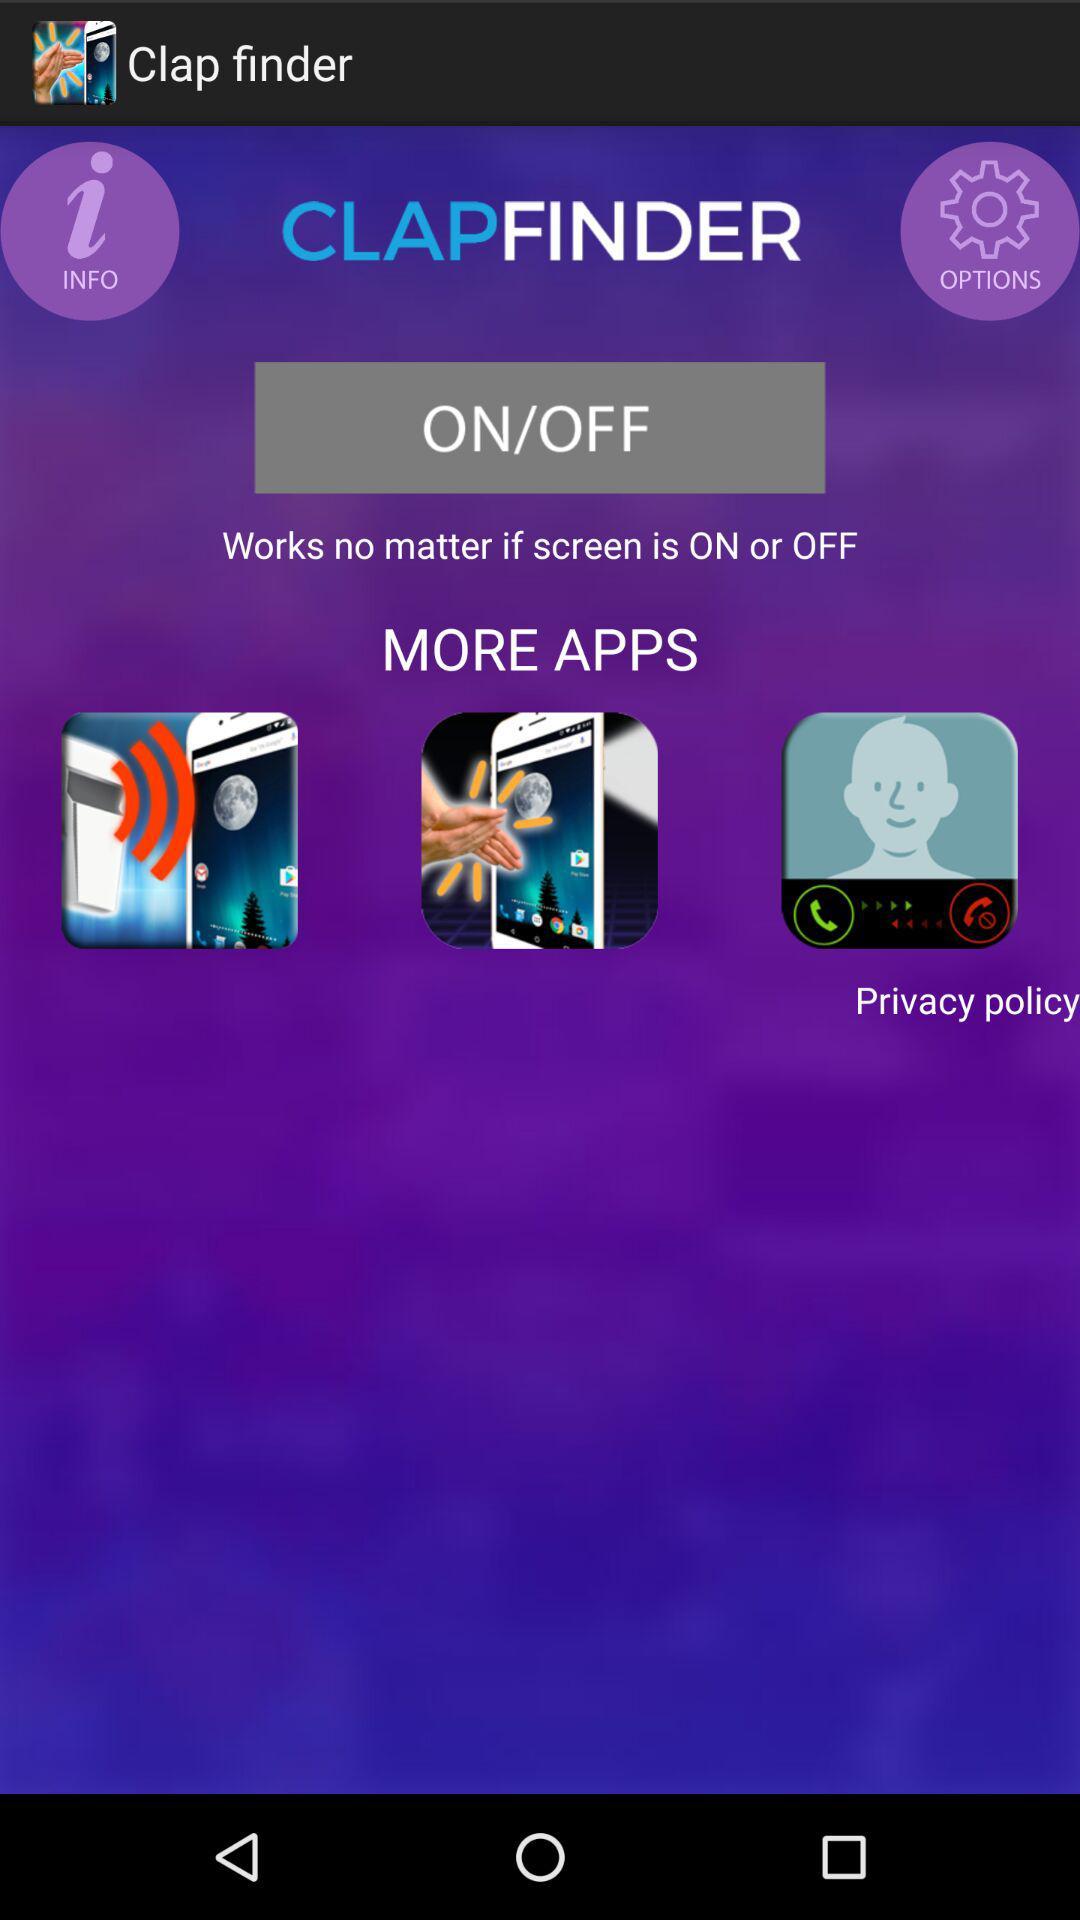  I want to click on see more info, so click(88, 230).